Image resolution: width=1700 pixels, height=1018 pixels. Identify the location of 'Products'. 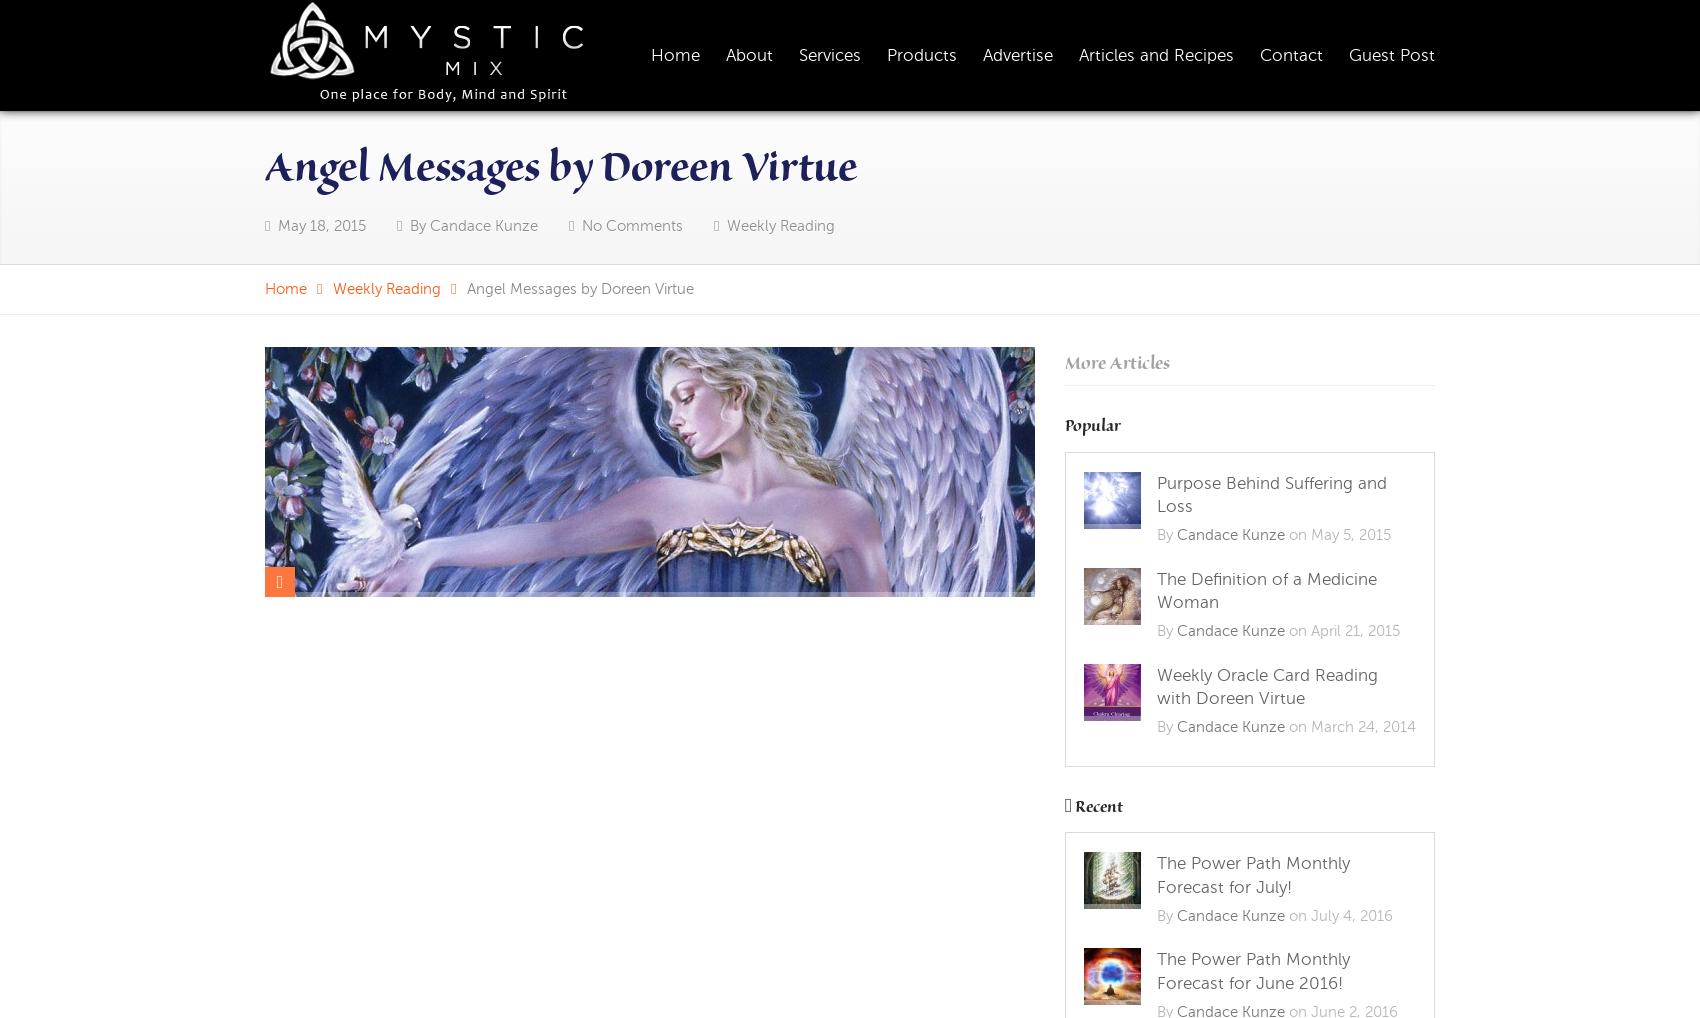
(922, 54).